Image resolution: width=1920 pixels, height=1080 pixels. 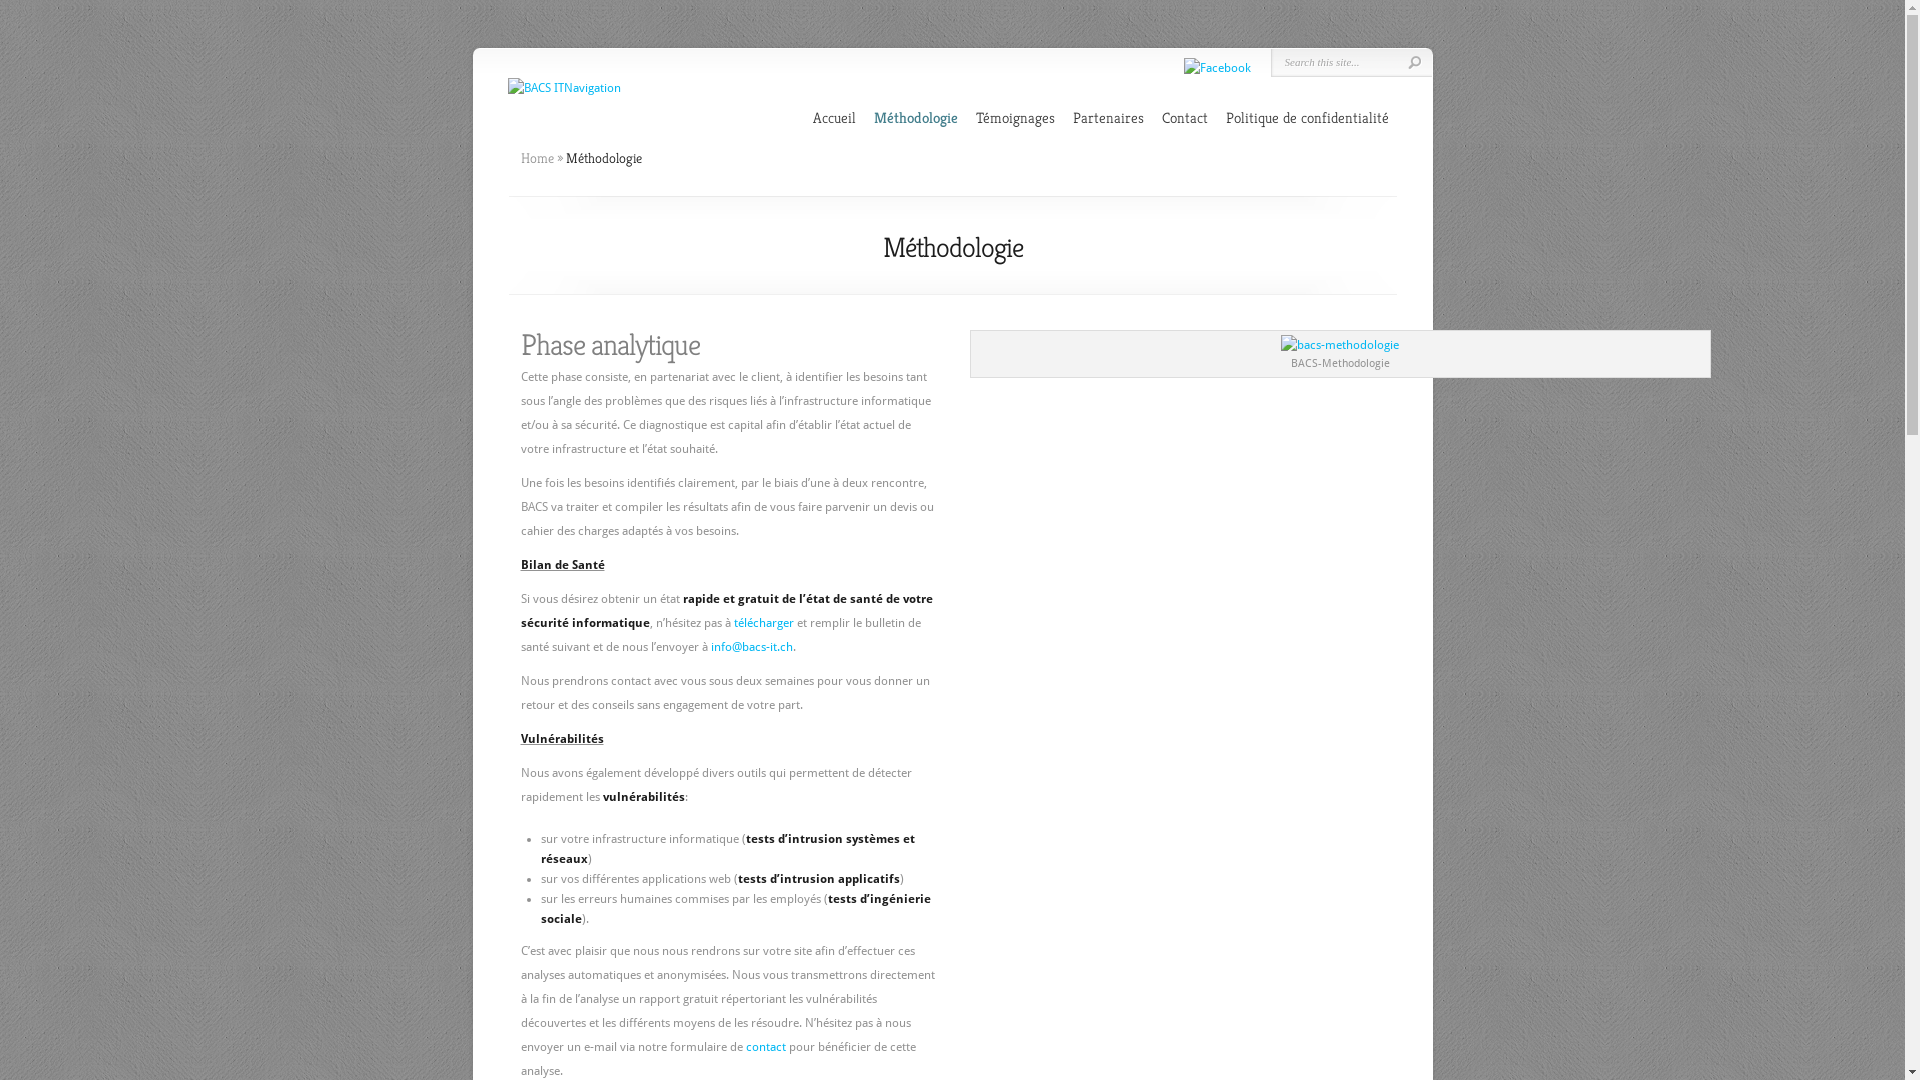 I want to click on 'Partenaires', so click(x=1106, y=118).